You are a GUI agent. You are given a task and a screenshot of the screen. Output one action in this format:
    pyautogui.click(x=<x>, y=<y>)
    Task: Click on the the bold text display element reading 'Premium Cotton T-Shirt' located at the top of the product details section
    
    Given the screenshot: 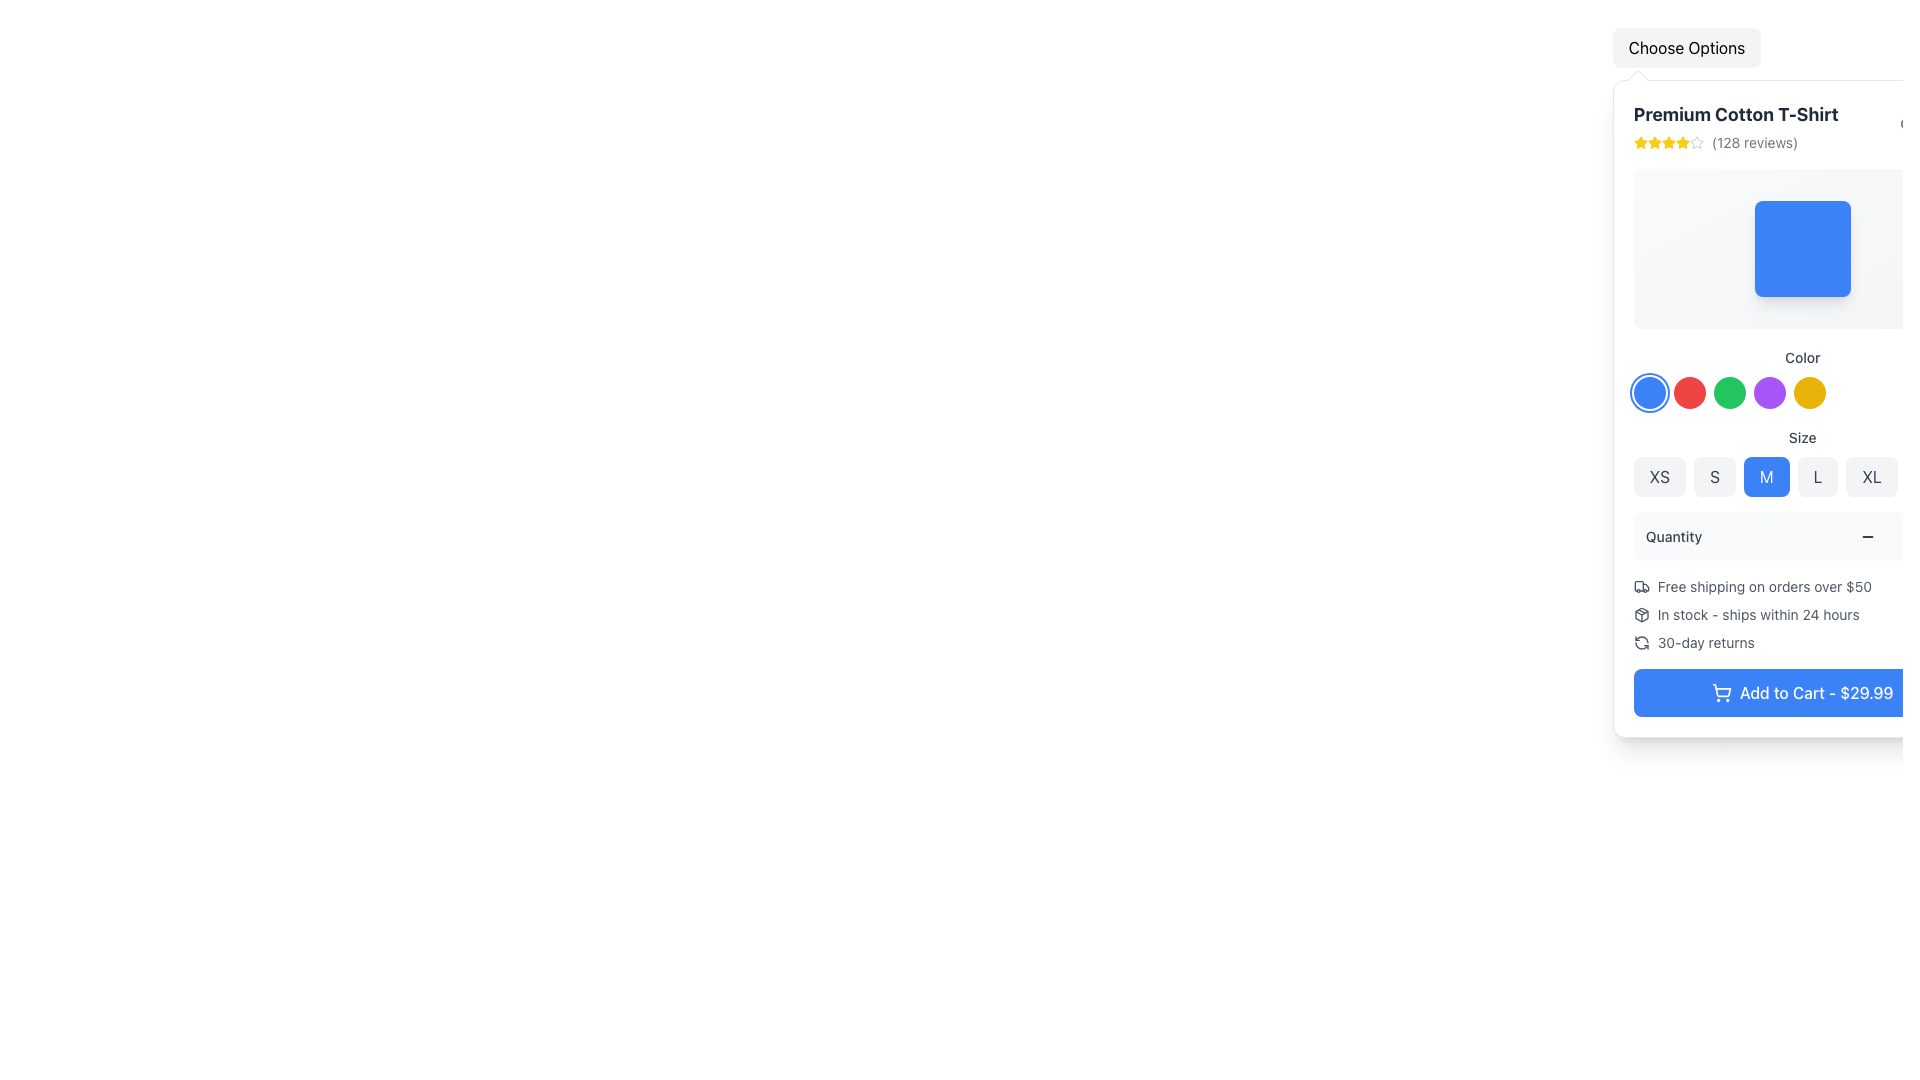 What is the action you would take?
    pyautogui.click(x=1735, y=115)
    